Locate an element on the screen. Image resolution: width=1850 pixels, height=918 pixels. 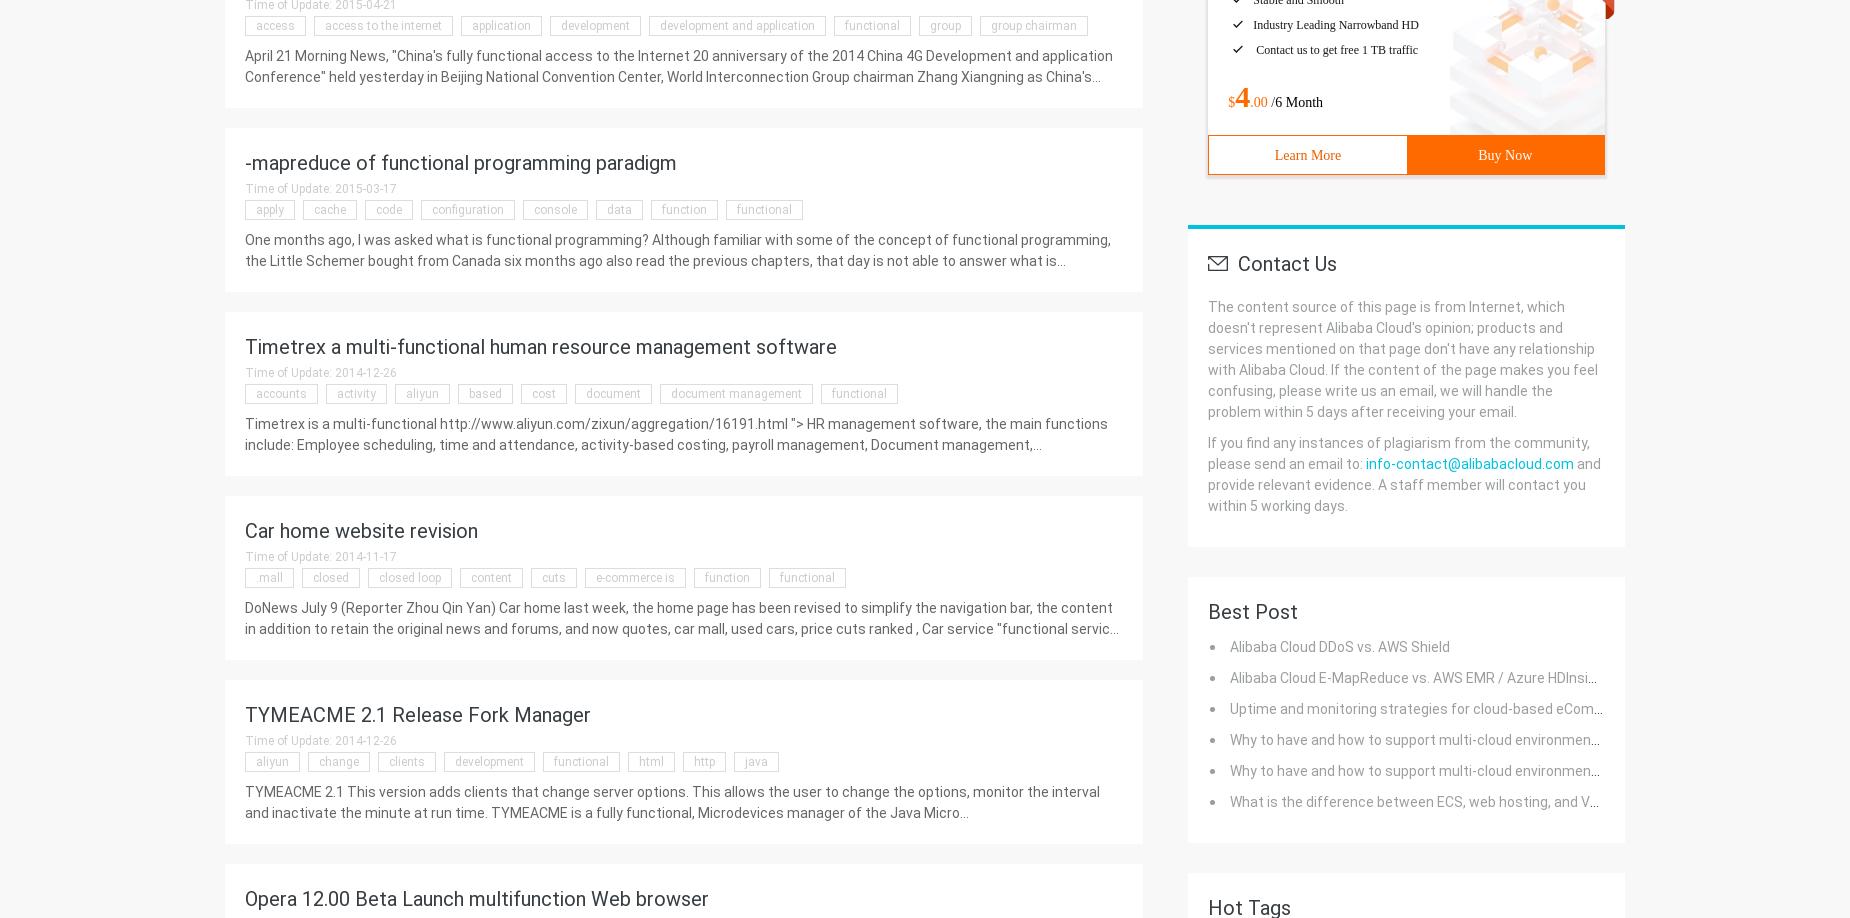
'group' is located at coordinates (928, 25).